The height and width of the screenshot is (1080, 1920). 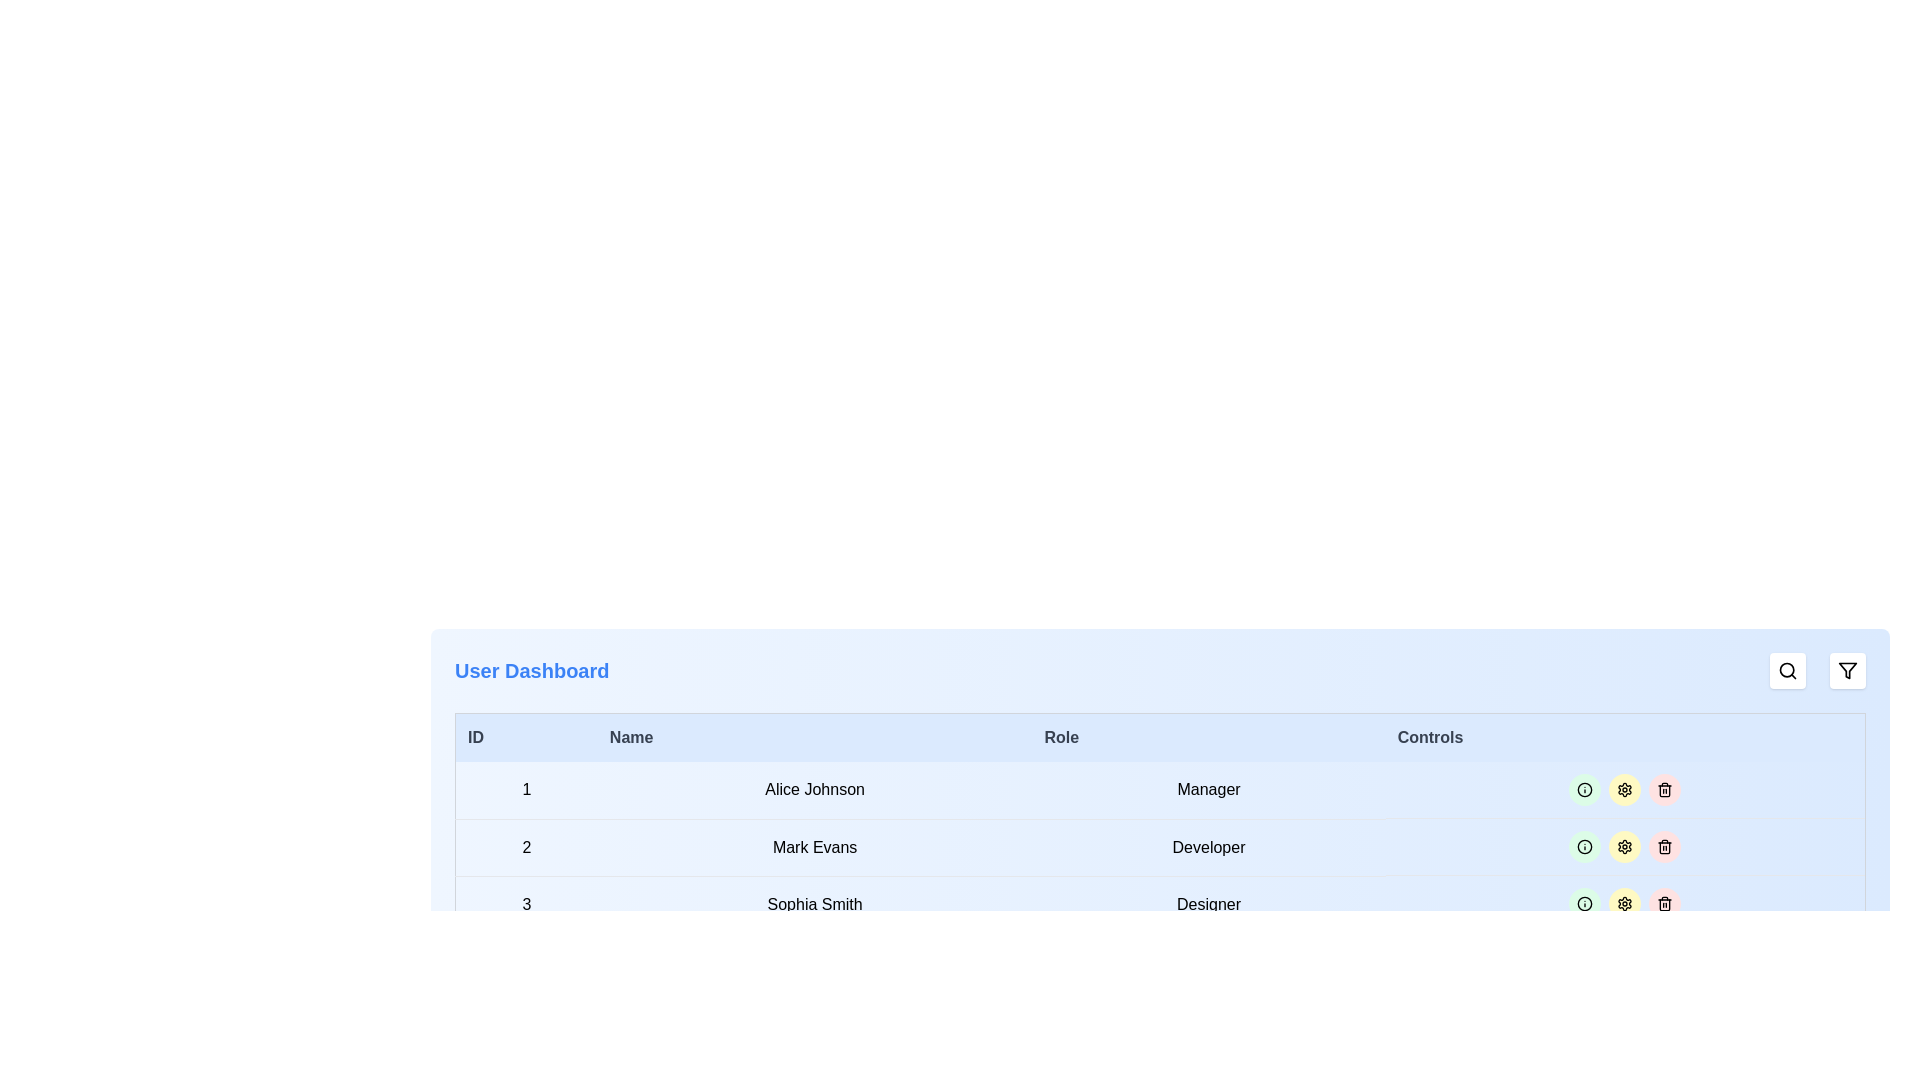 What do you see at coordinates (1788, 671) in the screenshot?
I see `the small circular search button with a magnifying glass icon located in the top right corner of the card's header section` at bounding box center [1788, 671].